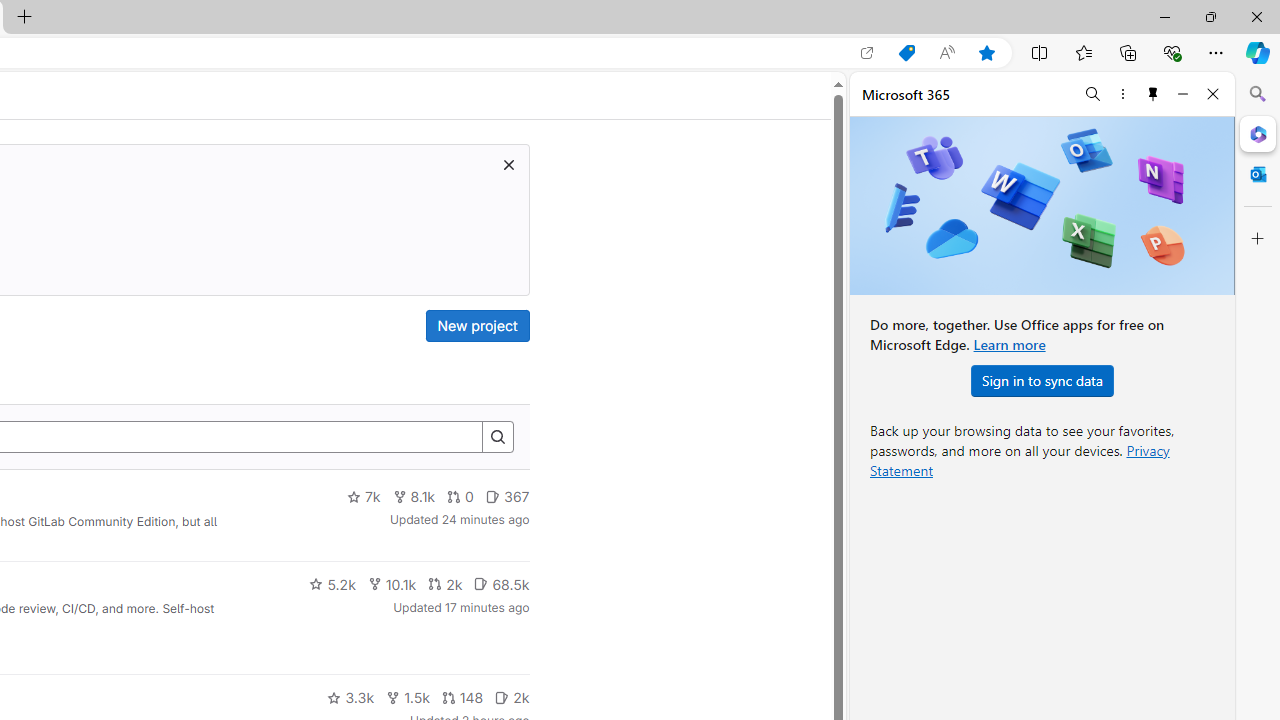 The height and width of the screenshot is (720, 1280). I want to click on '68.5k', so click(501, 583).